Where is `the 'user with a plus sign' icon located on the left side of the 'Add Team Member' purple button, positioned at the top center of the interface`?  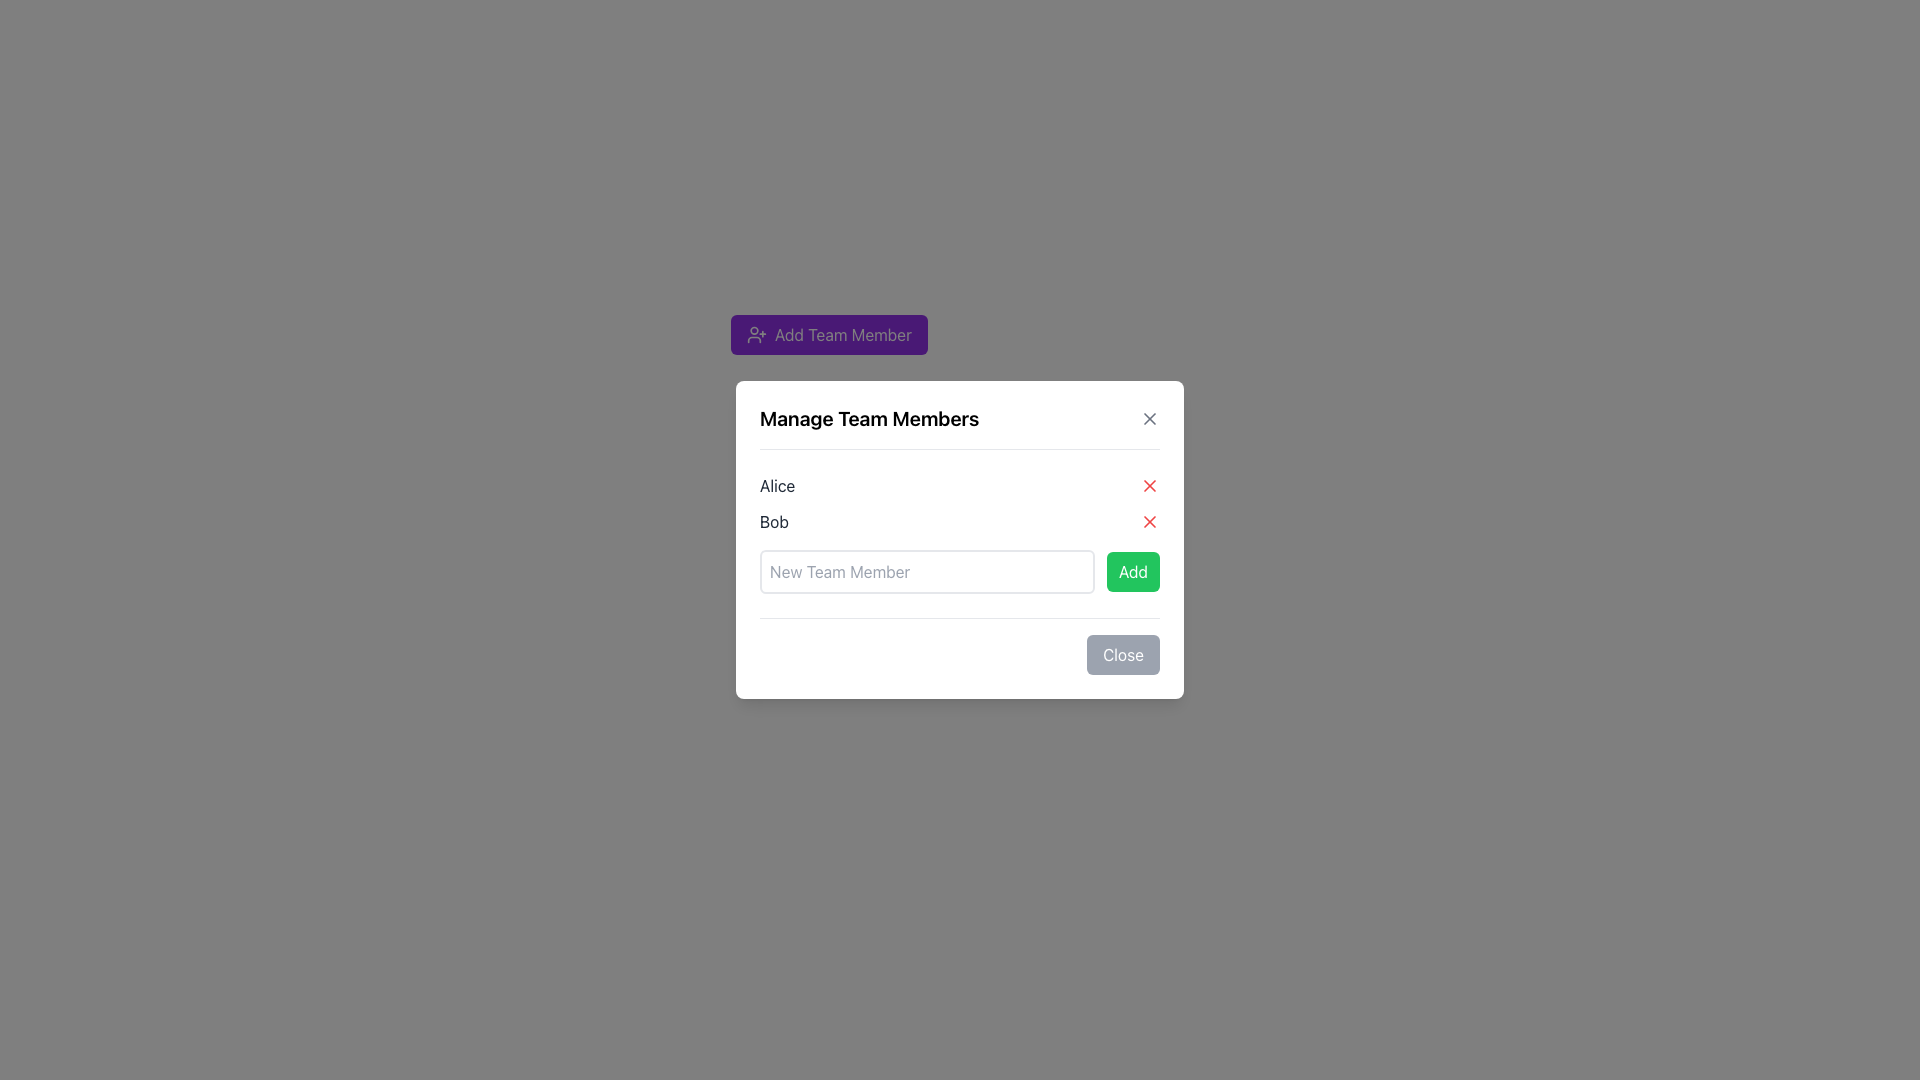
the 'user with a plus sign' icon located on the left side of the 'Add Team Member' purple button, positioned at the top center of the interface is located at coordinates (756, 334).